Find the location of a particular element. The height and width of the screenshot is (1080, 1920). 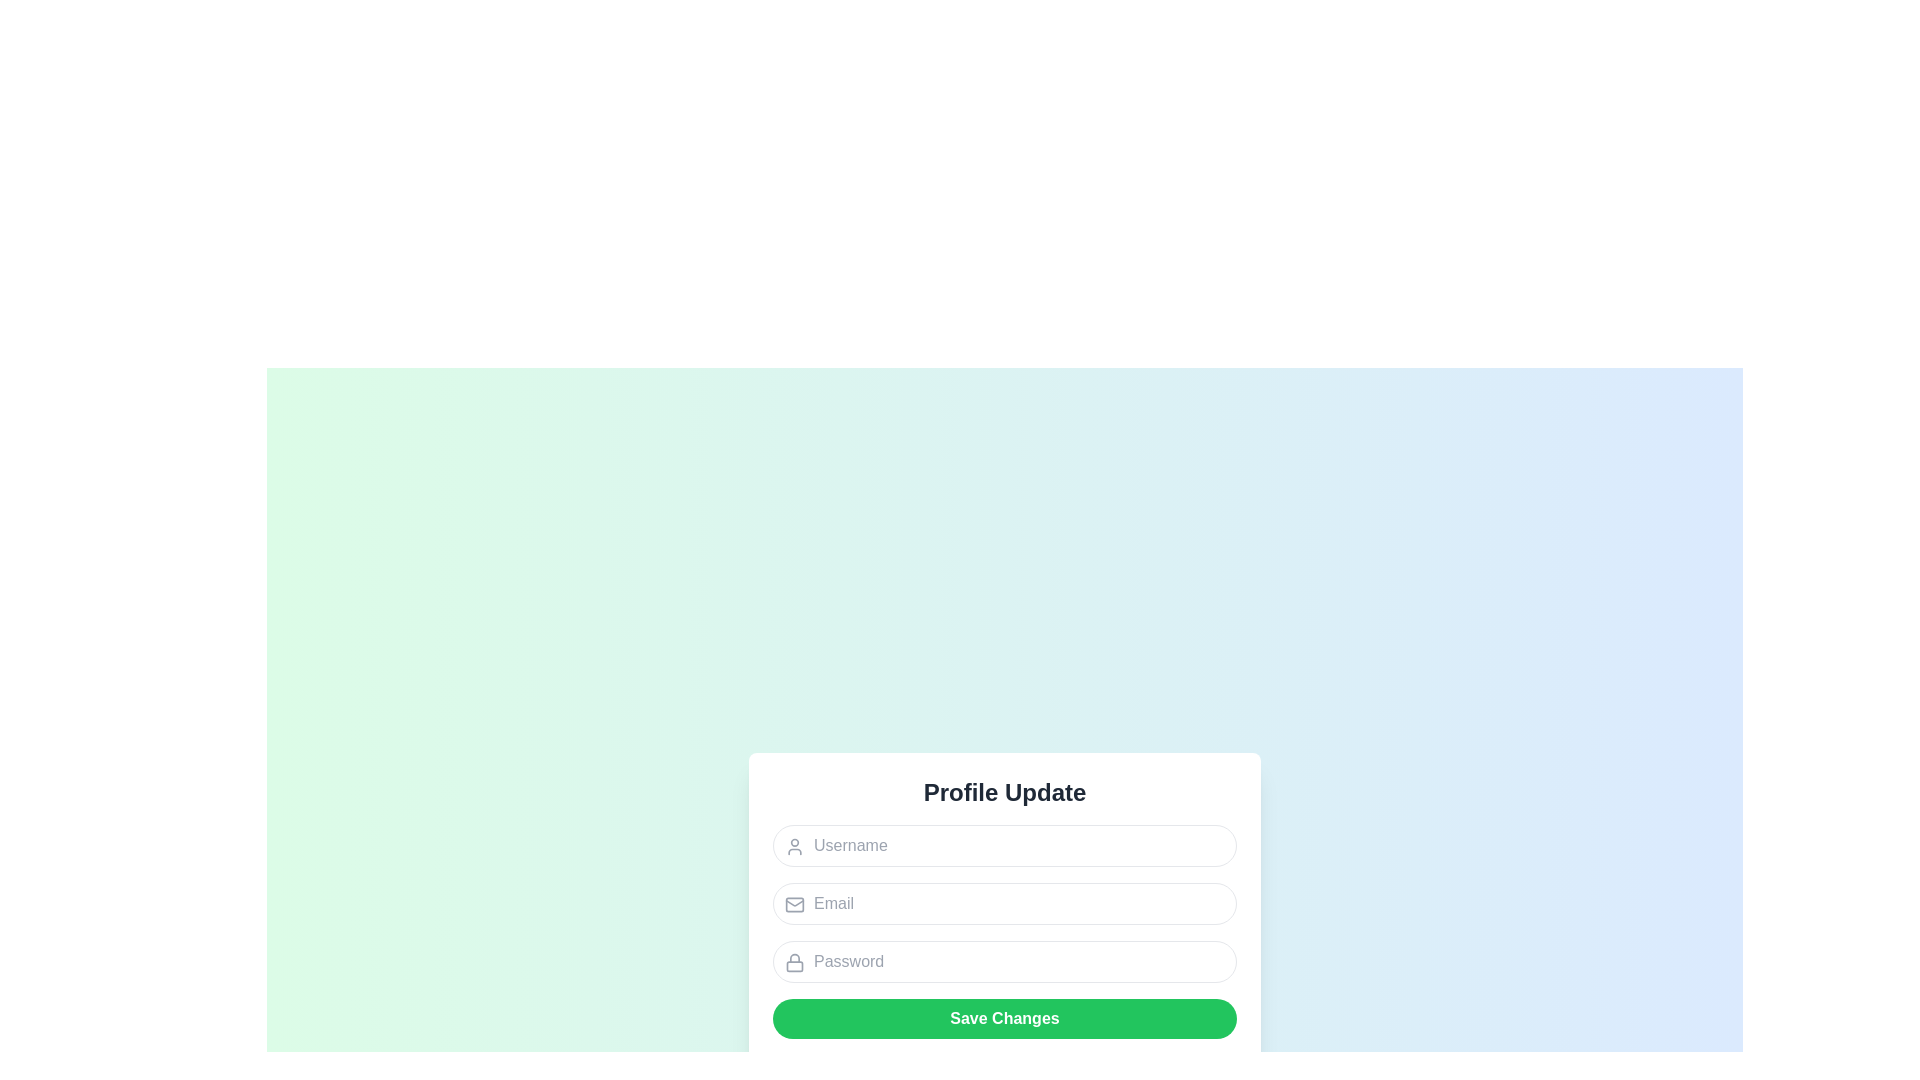

the email icon, which resembles a gray envelope and is positioned to the left of the 'Email' input field in the profile update form is located at coordinates (794, 905).